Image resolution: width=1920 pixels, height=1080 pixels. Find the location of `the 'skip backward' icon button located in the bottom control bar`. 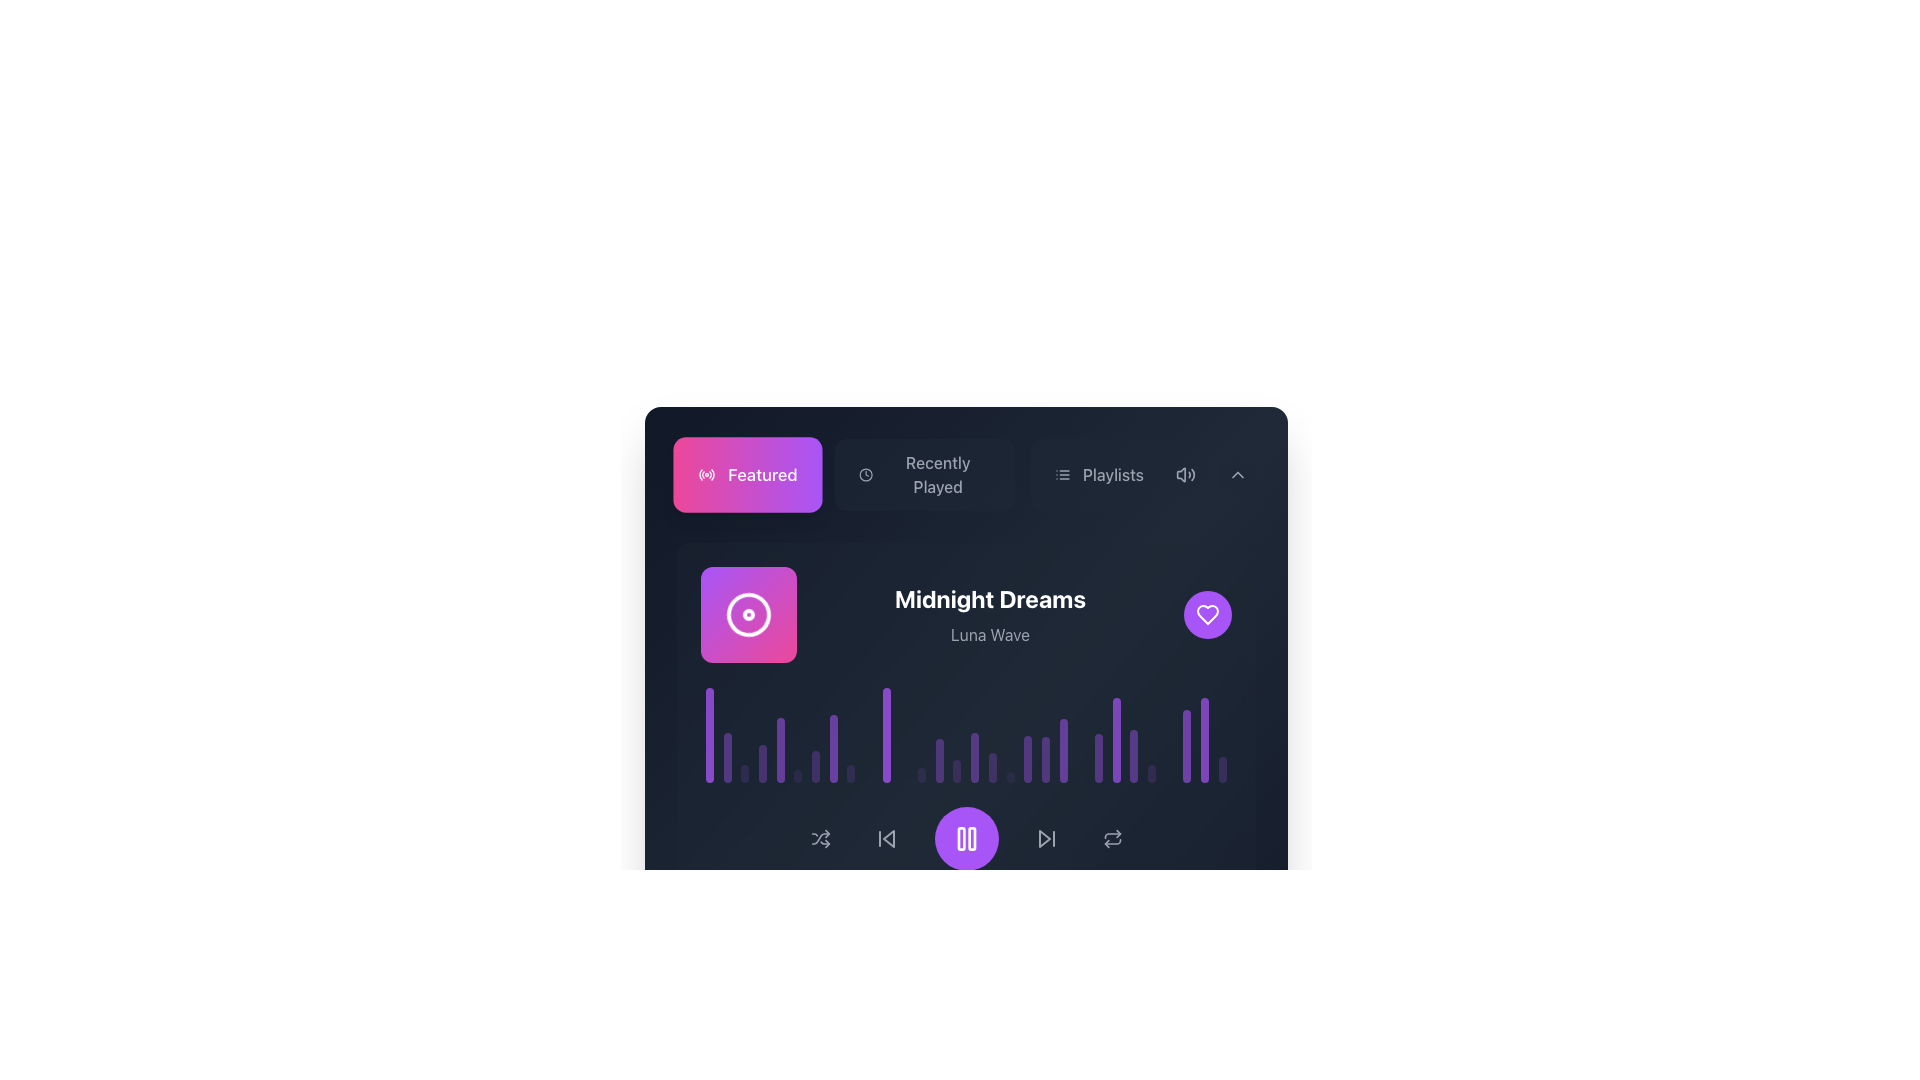

the 'skip backward' icon button located in the bottom control bar is located at coordinates (885, 839).